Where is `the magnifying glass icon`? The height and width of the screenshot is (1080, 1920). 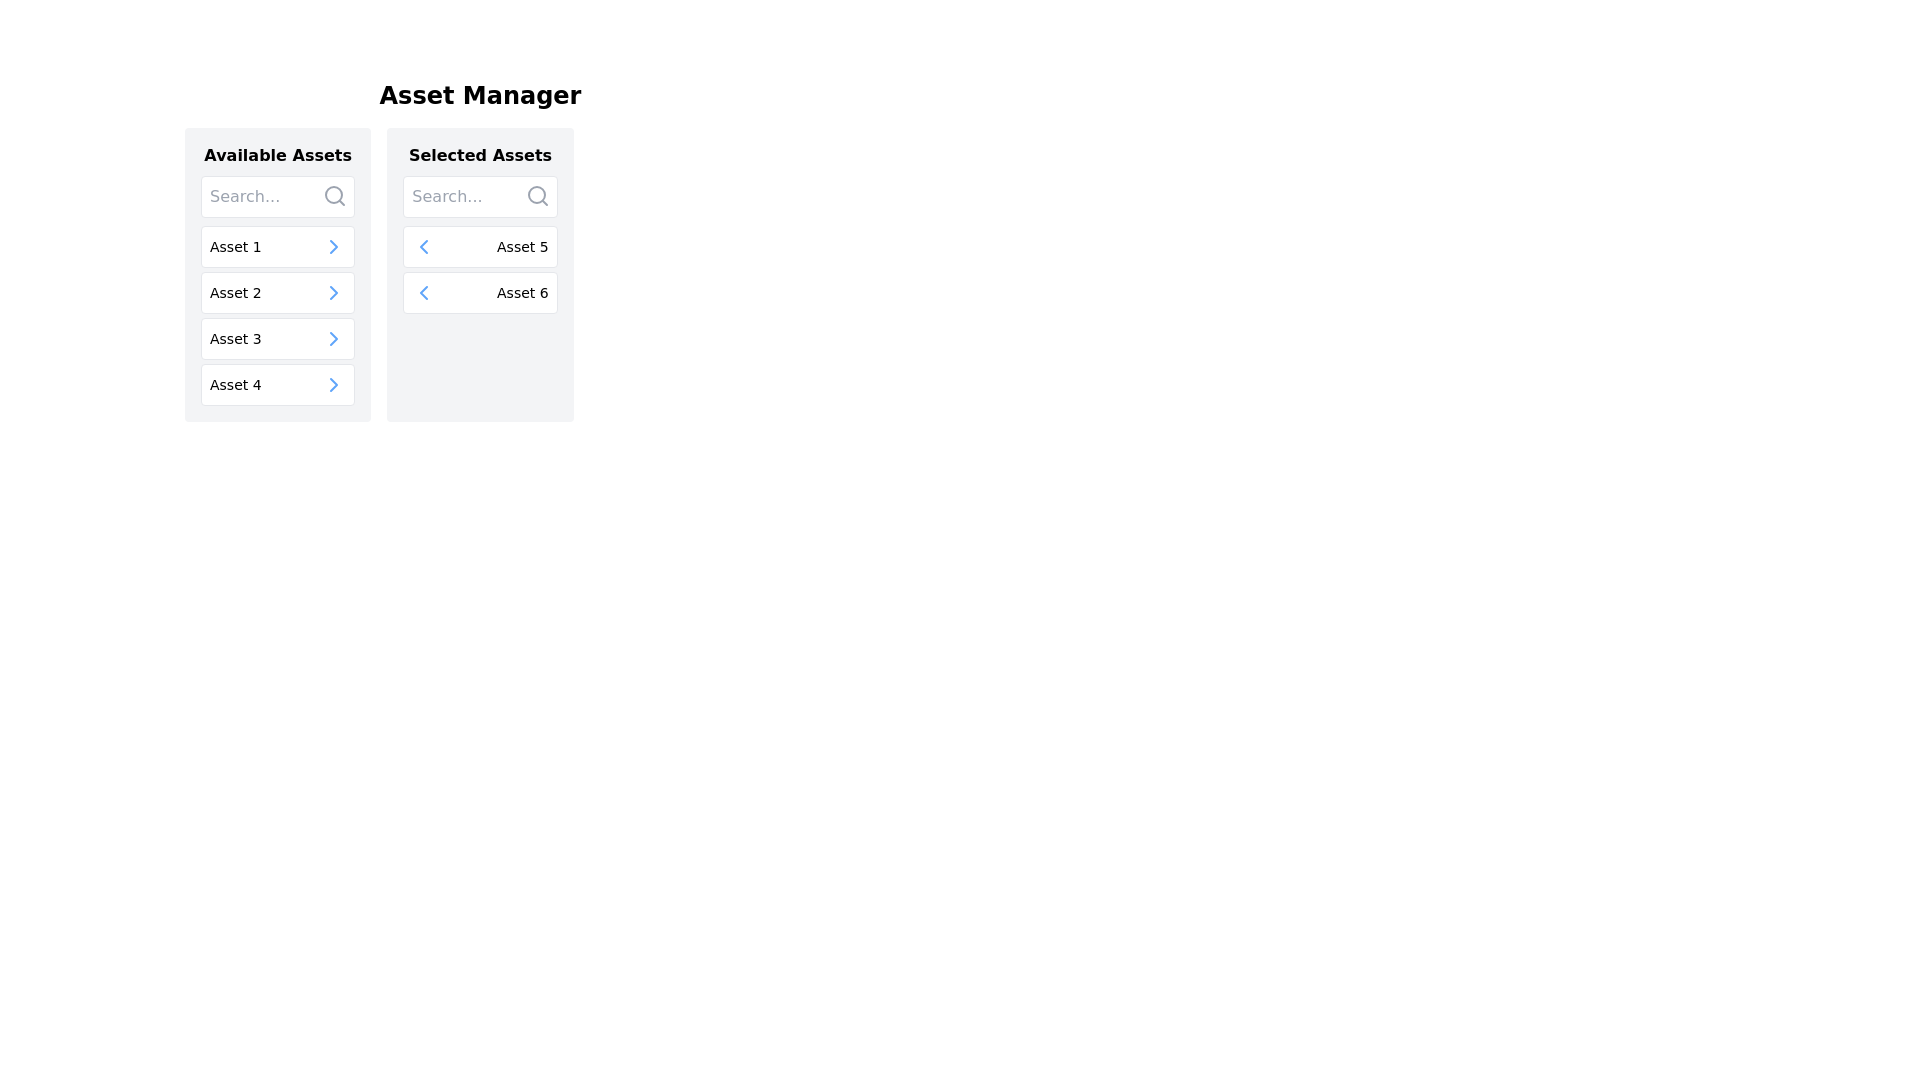
the magnifying glass icon is located at coordinates (335, 196).